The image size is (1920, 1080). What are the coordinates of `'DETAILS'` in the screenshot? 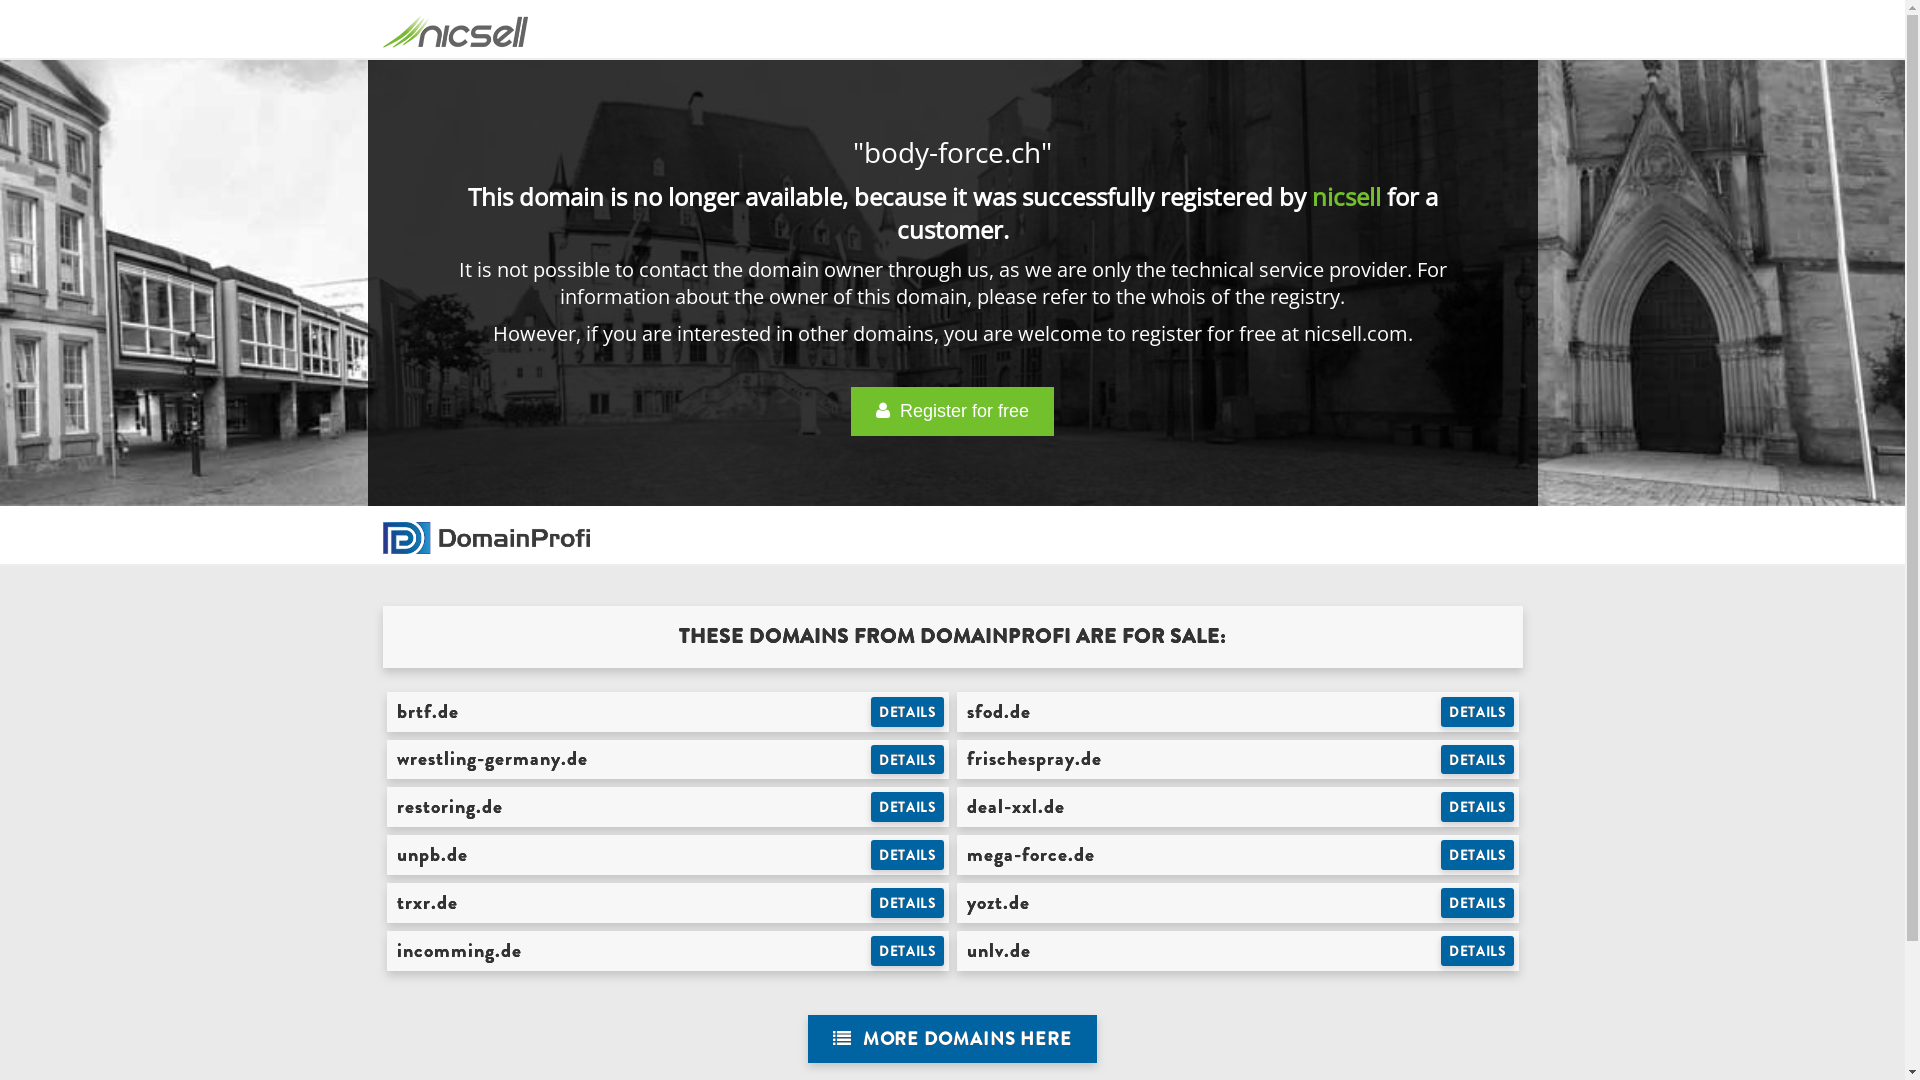 It's located at (1477, 759).